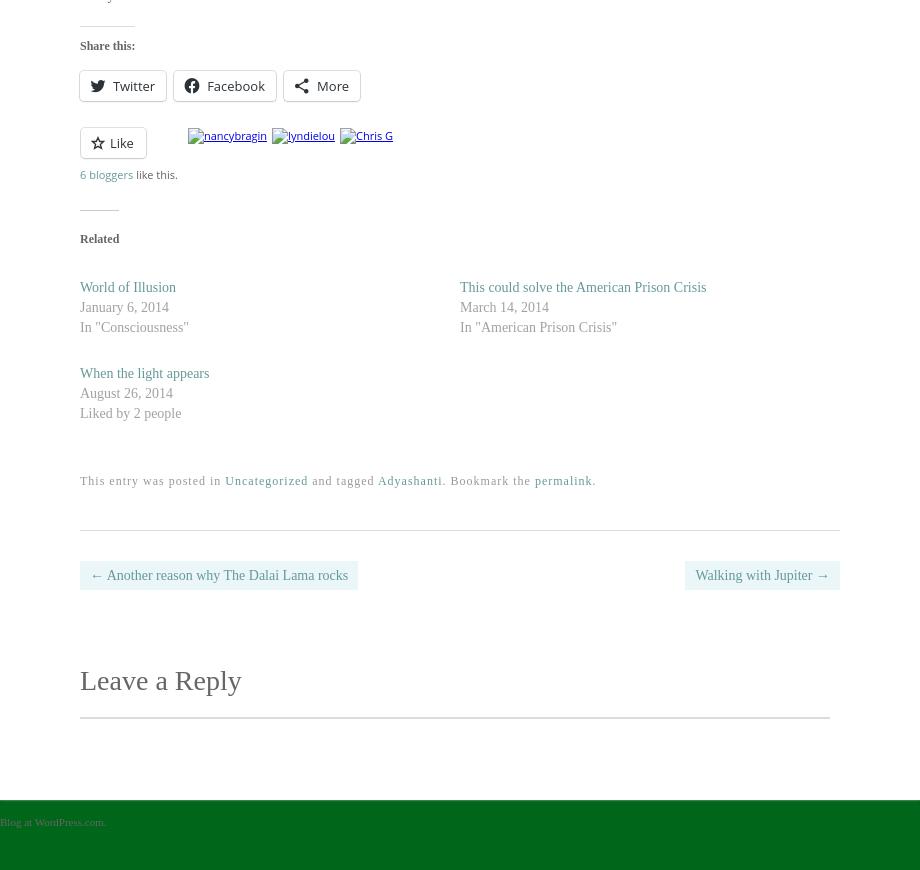  I want to click on 'Adyashanti', so click(408, 478).